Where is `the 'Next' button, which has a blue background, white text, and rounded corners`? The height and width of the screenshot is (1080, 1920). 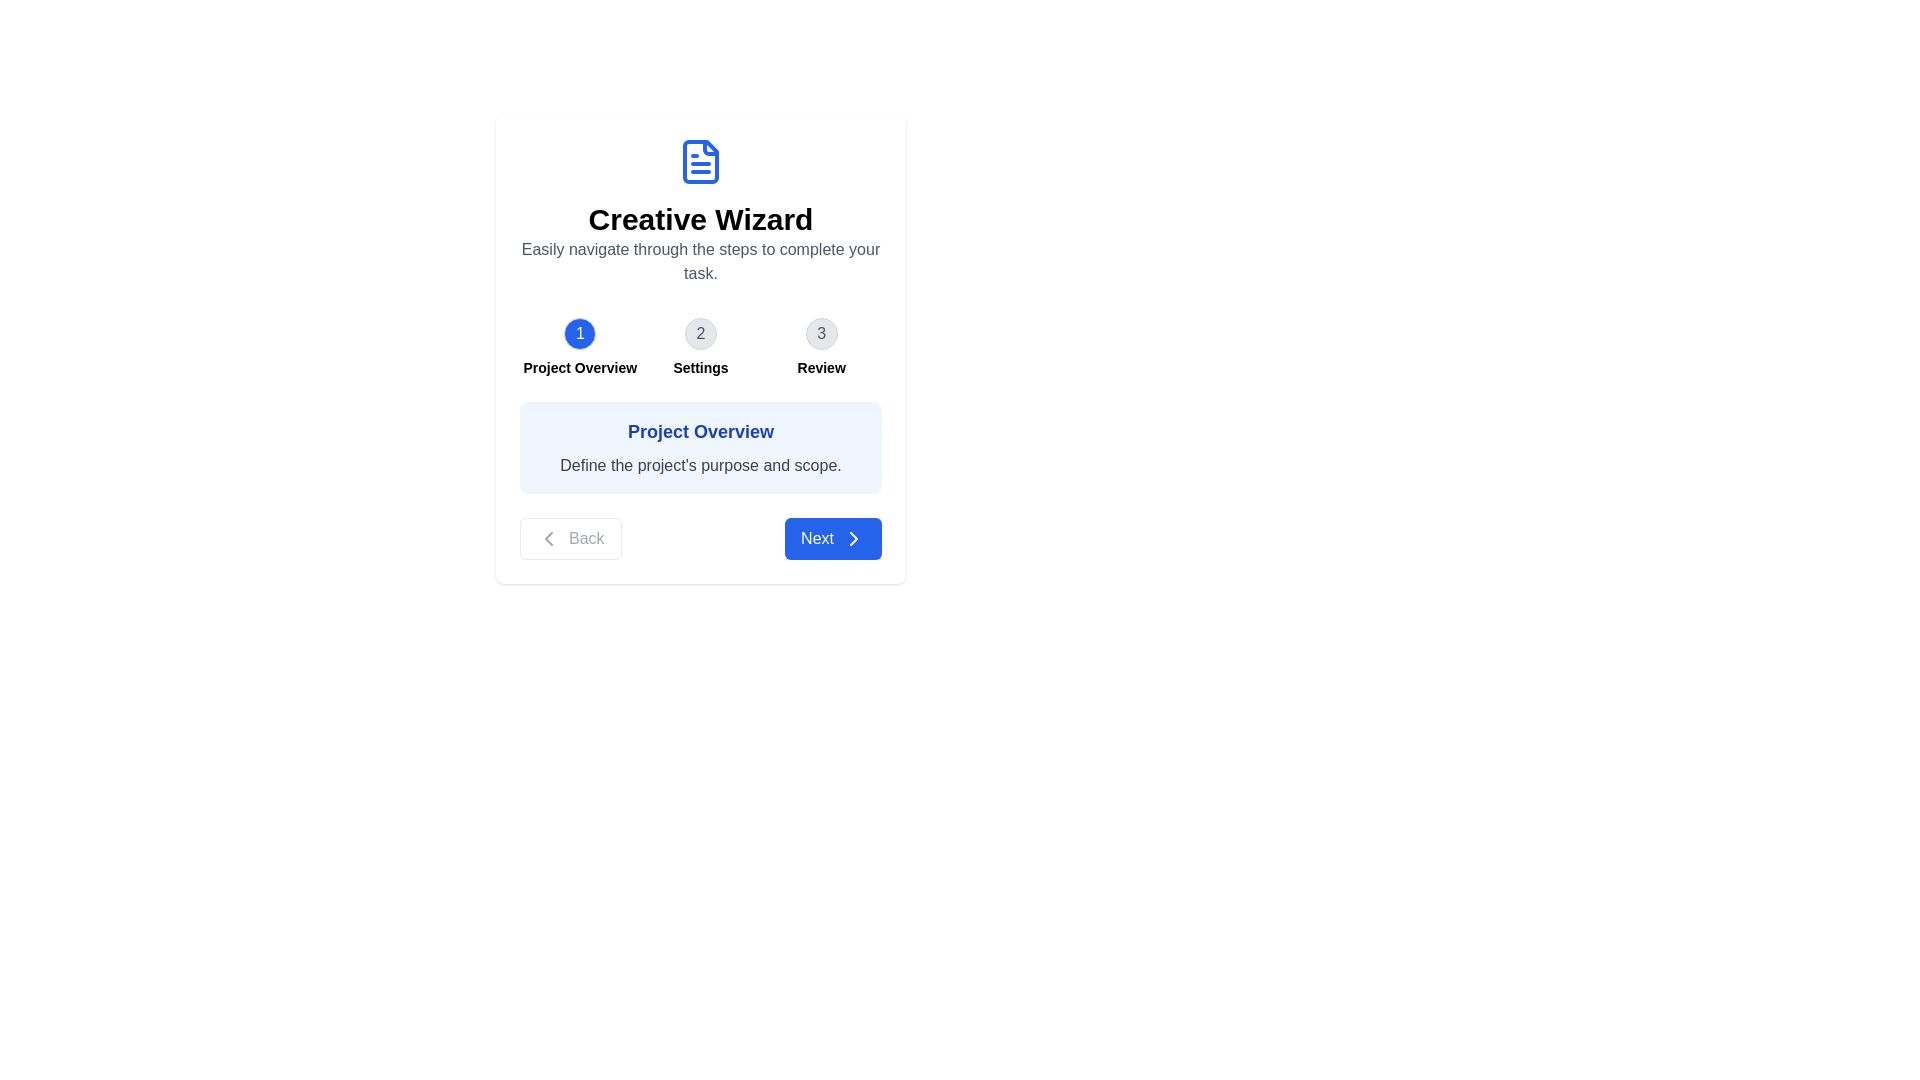 the 'Next' button, which has a blue background, white text, and rounded corners is located at coordinates (833, 538).